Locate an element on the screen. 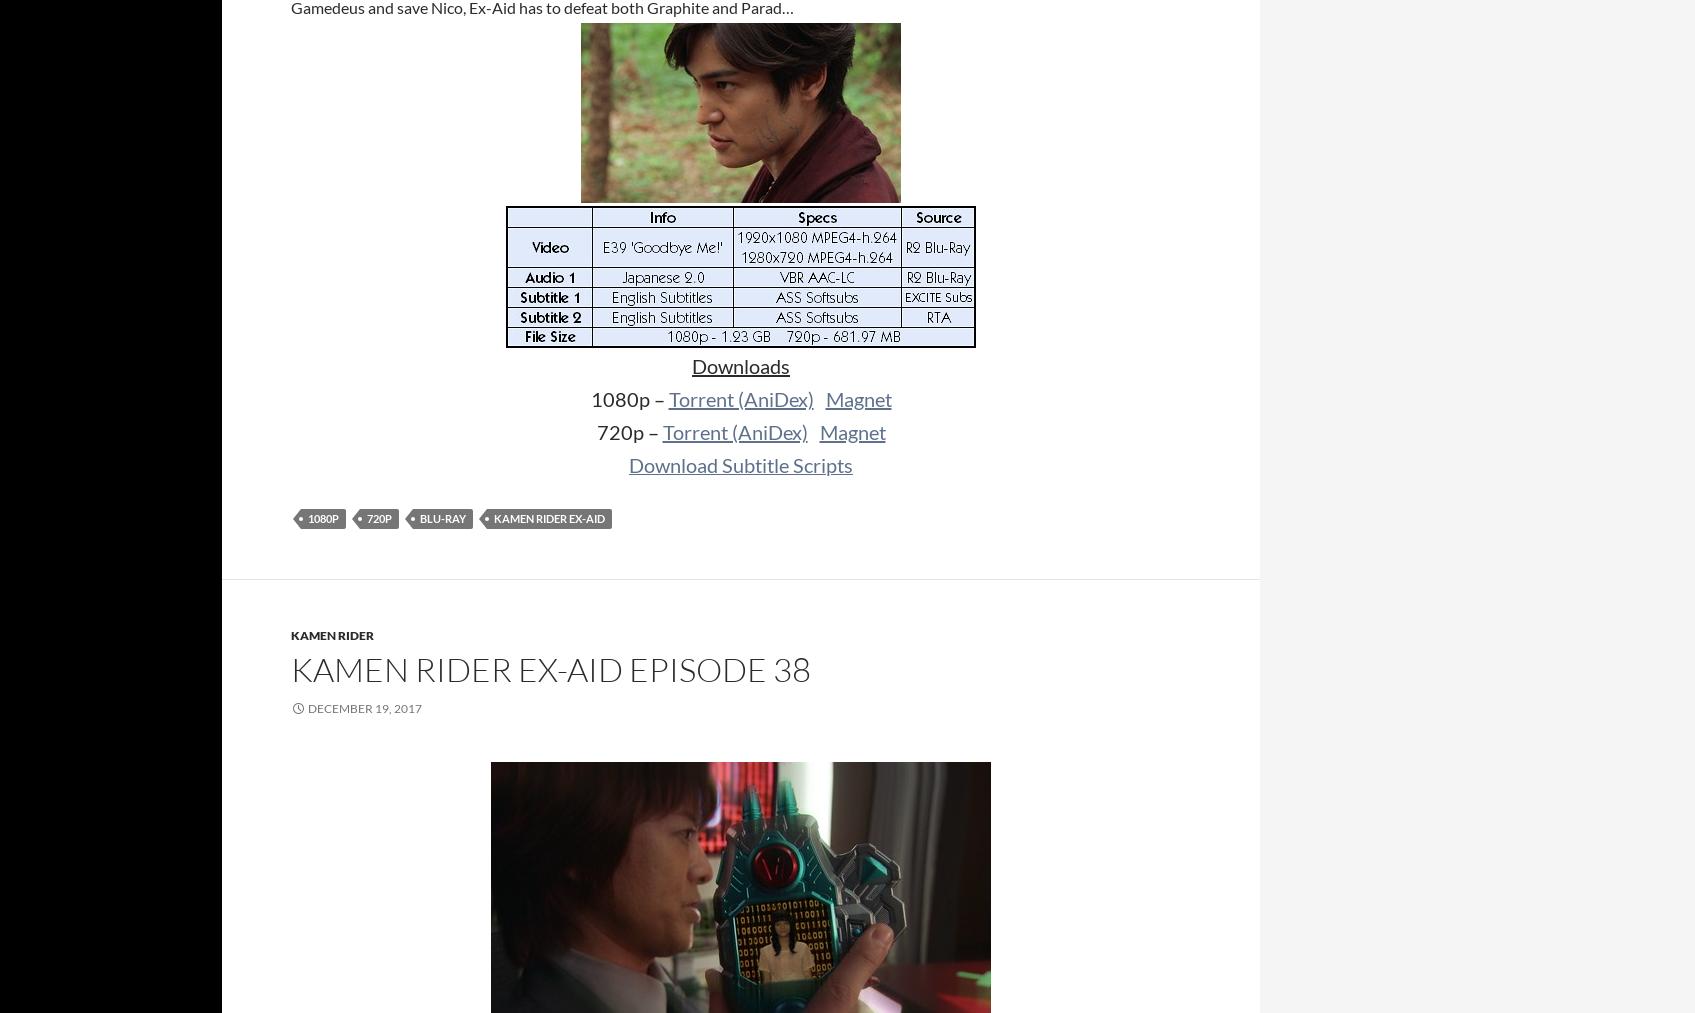  '1080p –' is located at coordinates (628, 399).